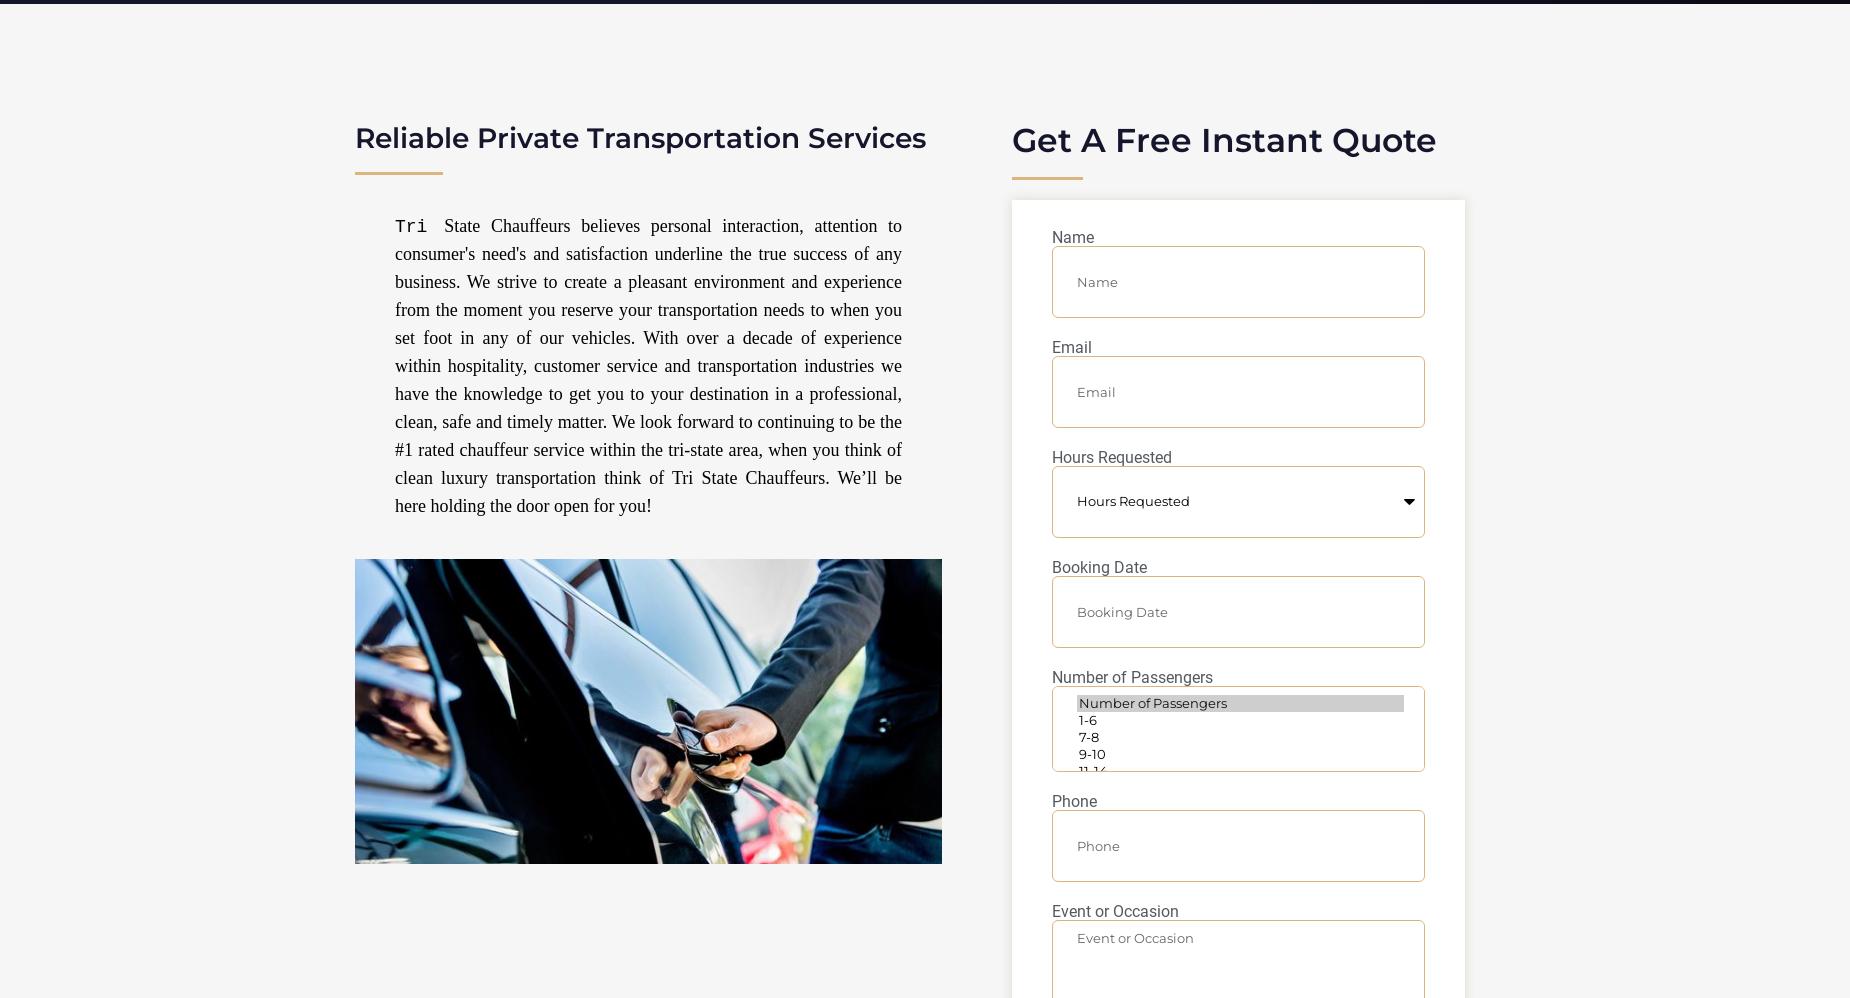 The width and height of the screenshot is (1850, 998). Describe the element at coordinates (1071, 347) in the screenshot. I see `'Email'` at that location.